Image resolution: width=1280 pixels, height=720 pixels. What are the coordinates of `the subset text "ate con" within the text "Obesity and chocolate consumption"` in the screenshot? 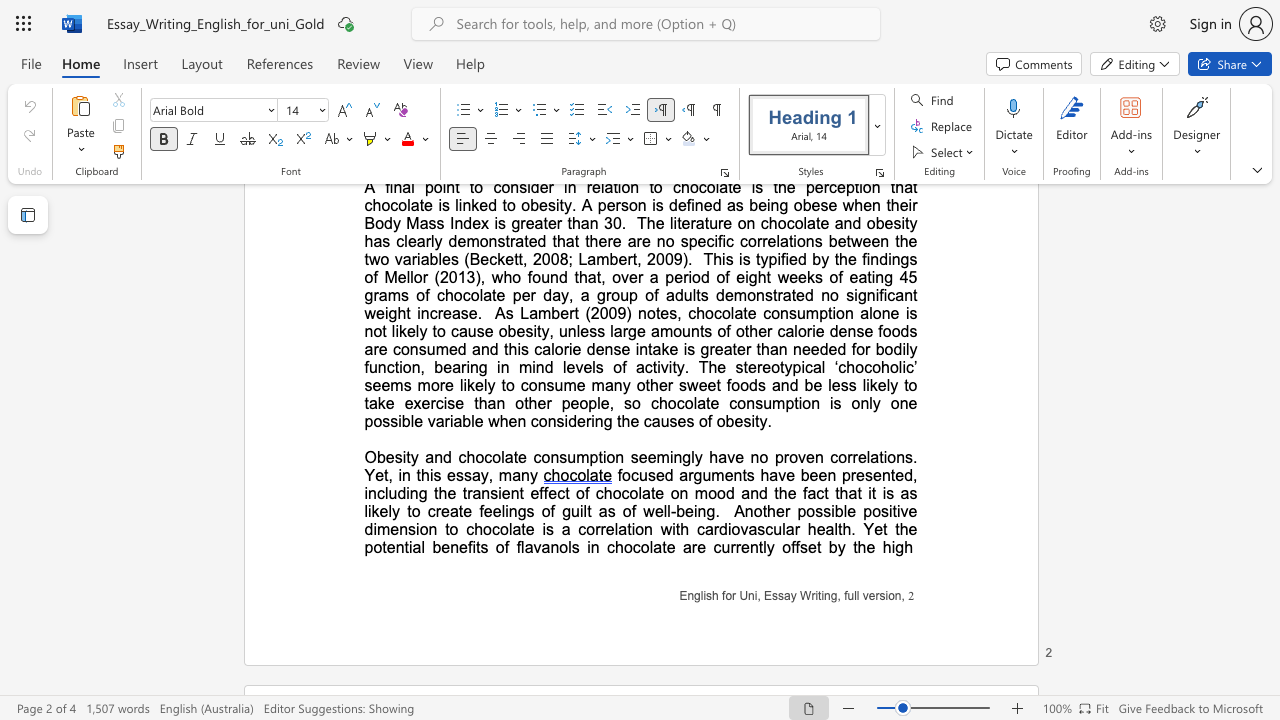 It's located at (504, 457).